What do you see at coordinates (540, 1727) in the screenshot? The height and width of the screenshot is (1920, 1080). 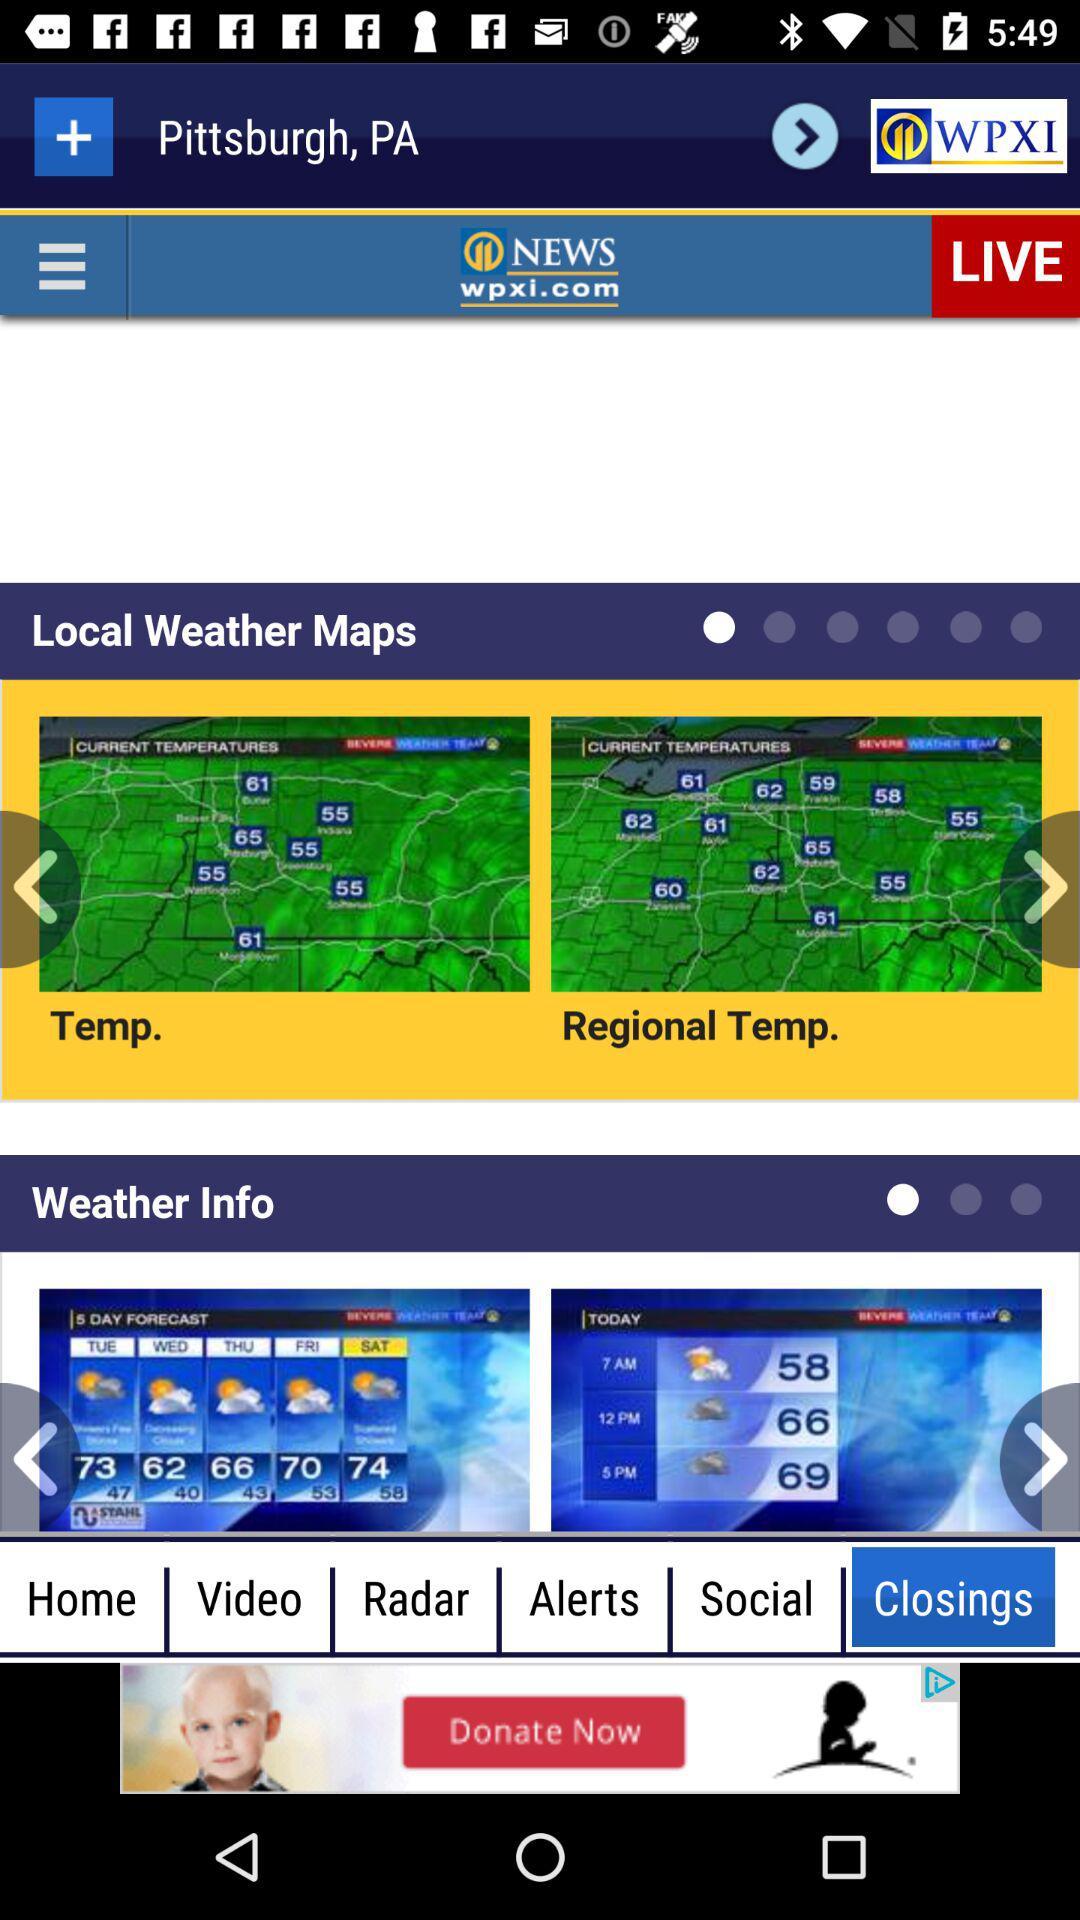 I see `advertisement` at bounding box center [540, 1727].